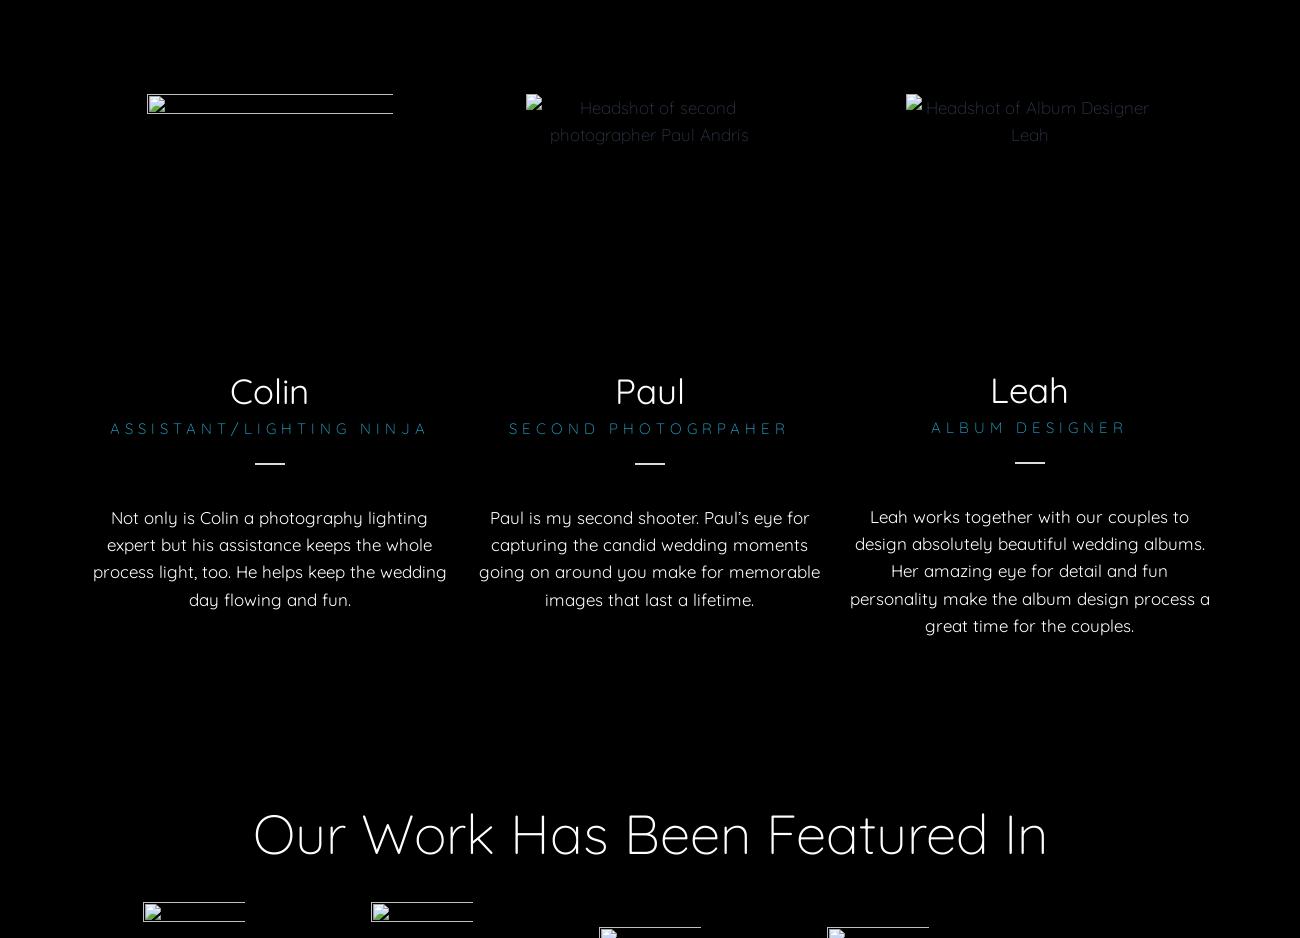  Describe the element at coordinates (648, 389) in the screenshot. I see `'Paul'` at that location.